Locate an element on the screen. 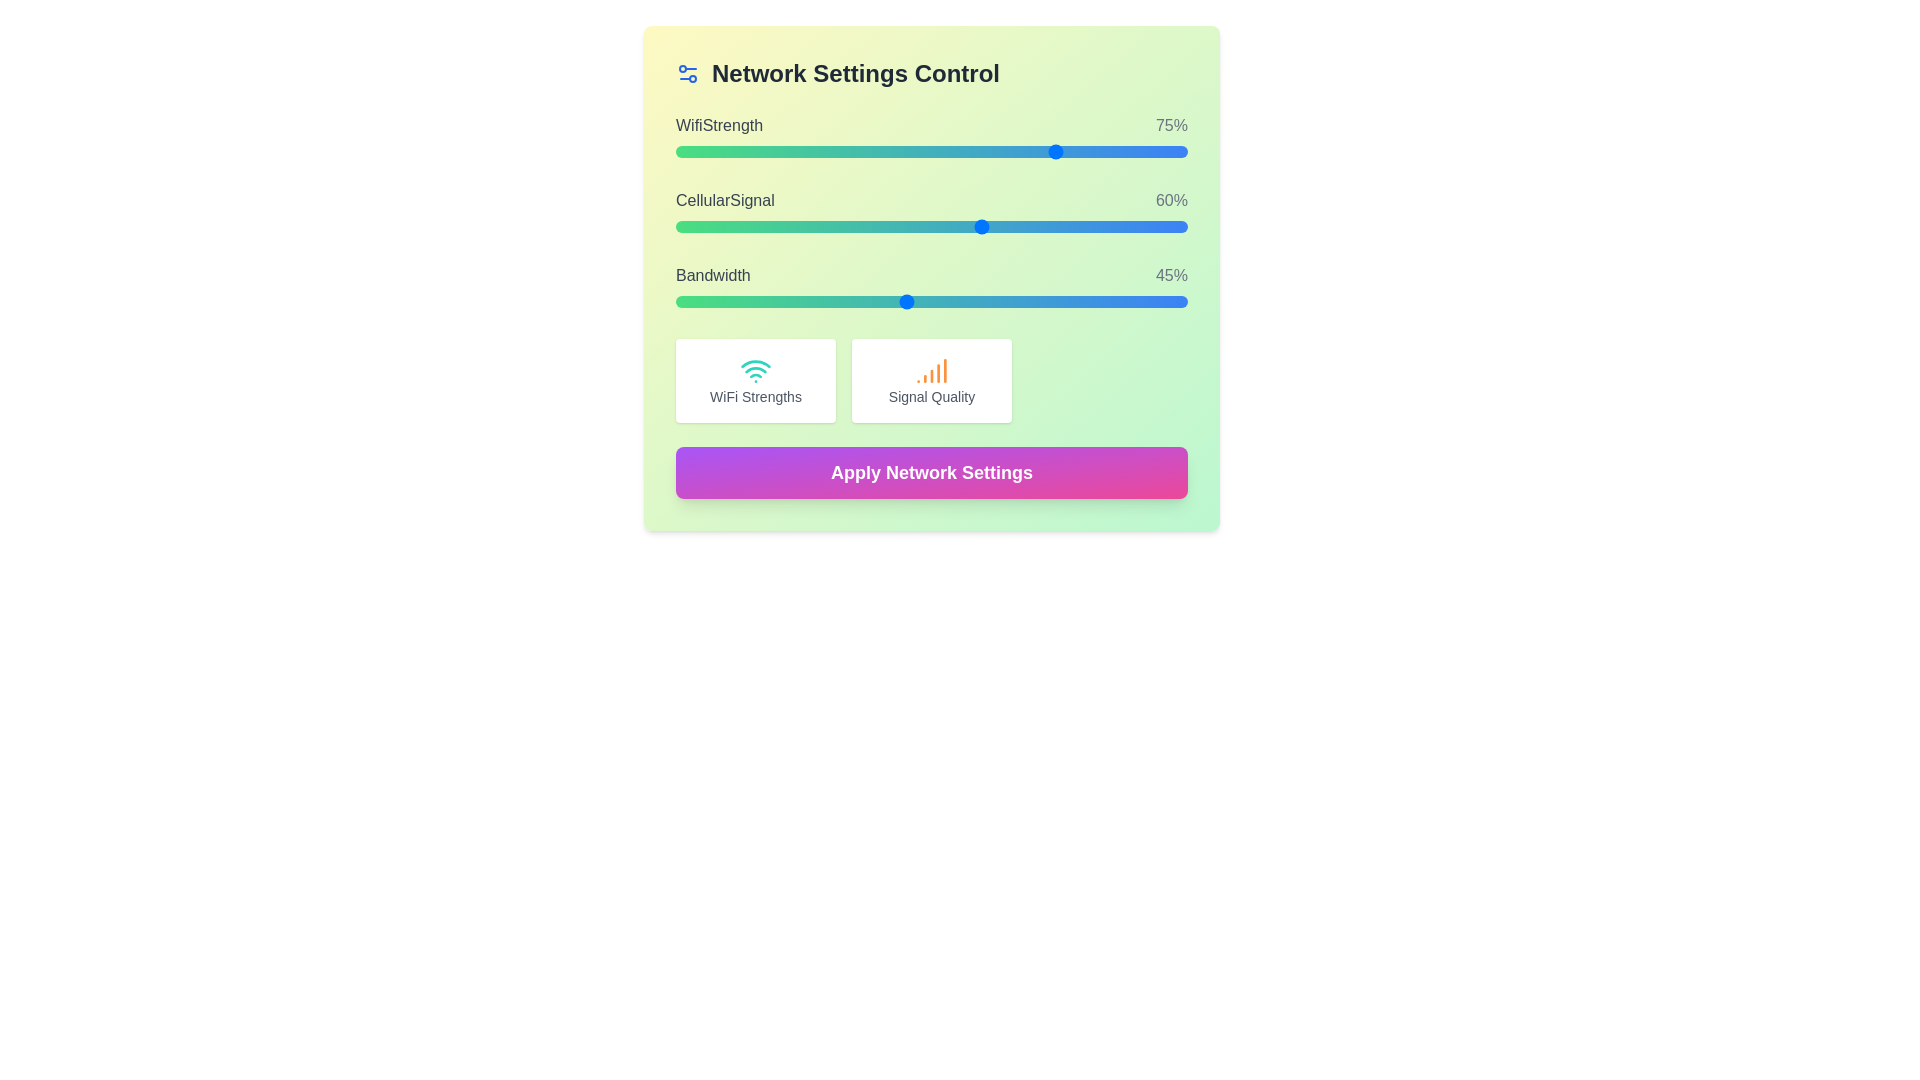 Image resolution: width=1920 pixels, height=1080 pixels. the slider control used to adjust the bandwidth value, which is the third element in a stacked list below 'WifiStrength: 75%' and 'CellularSignal: 60%' is located at coordinates (930, 289).